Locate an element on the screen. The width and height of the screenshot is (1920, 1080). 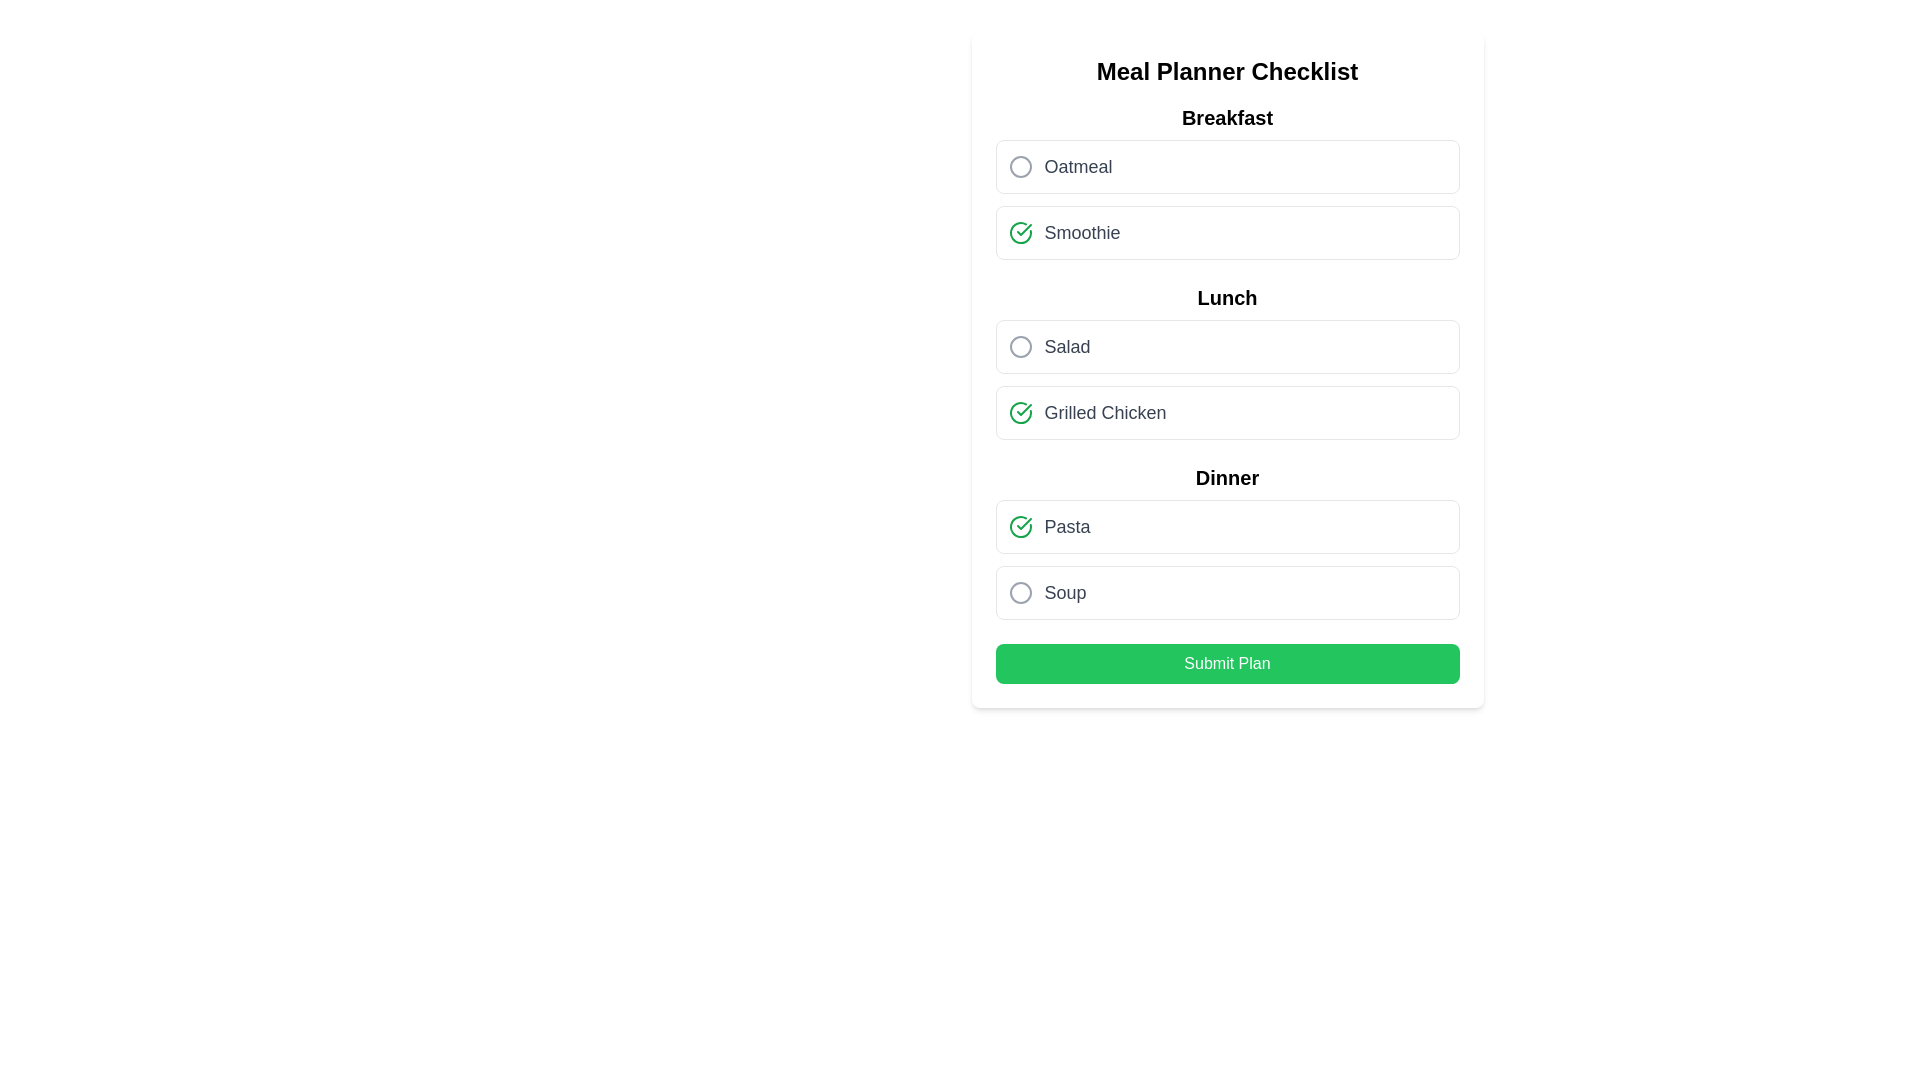
the checkbox in the Breakfast section of the Meal Planner Checklist is located at coordinates (1226, 181).